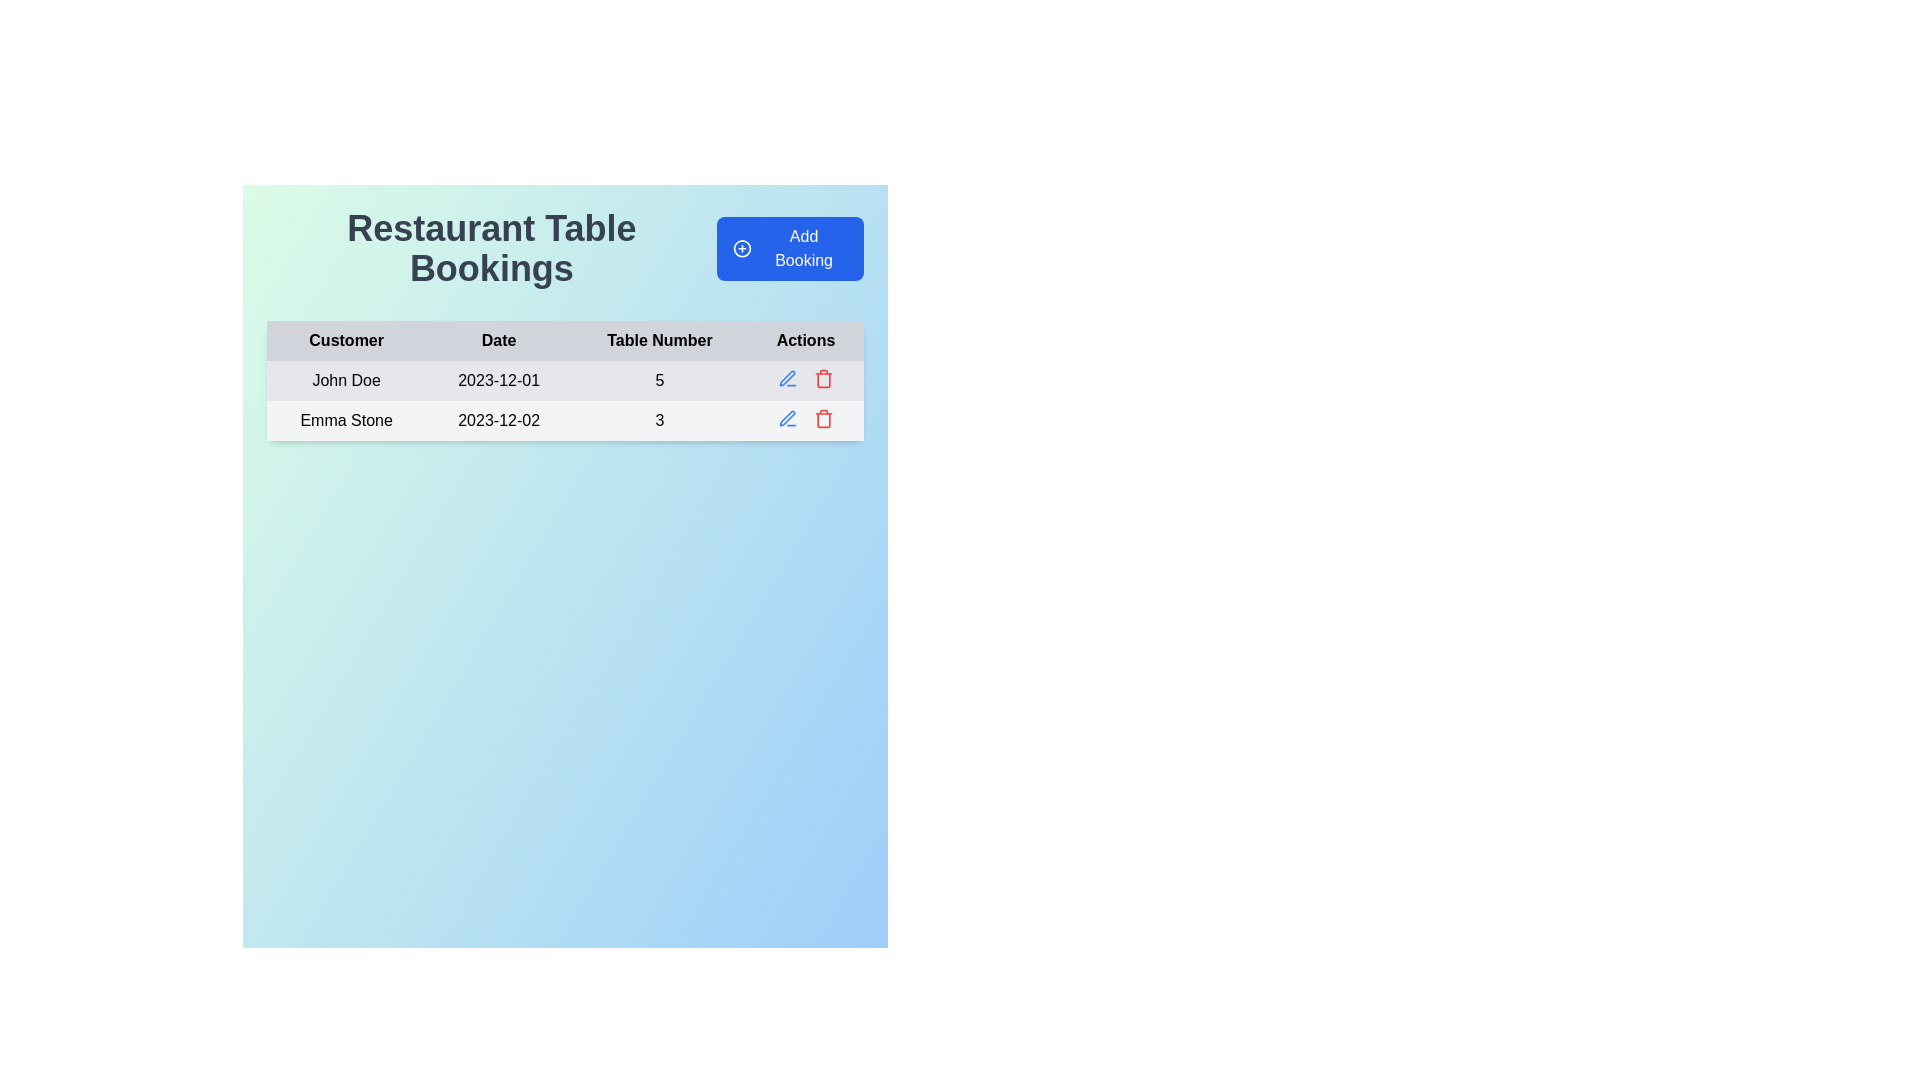 The height and width of the screenshot is (1080, 1920). I want to click on the text label displaying '2023-12-01' located in the 'Date' column of the table row for 'John Doe', so click(499, 381).